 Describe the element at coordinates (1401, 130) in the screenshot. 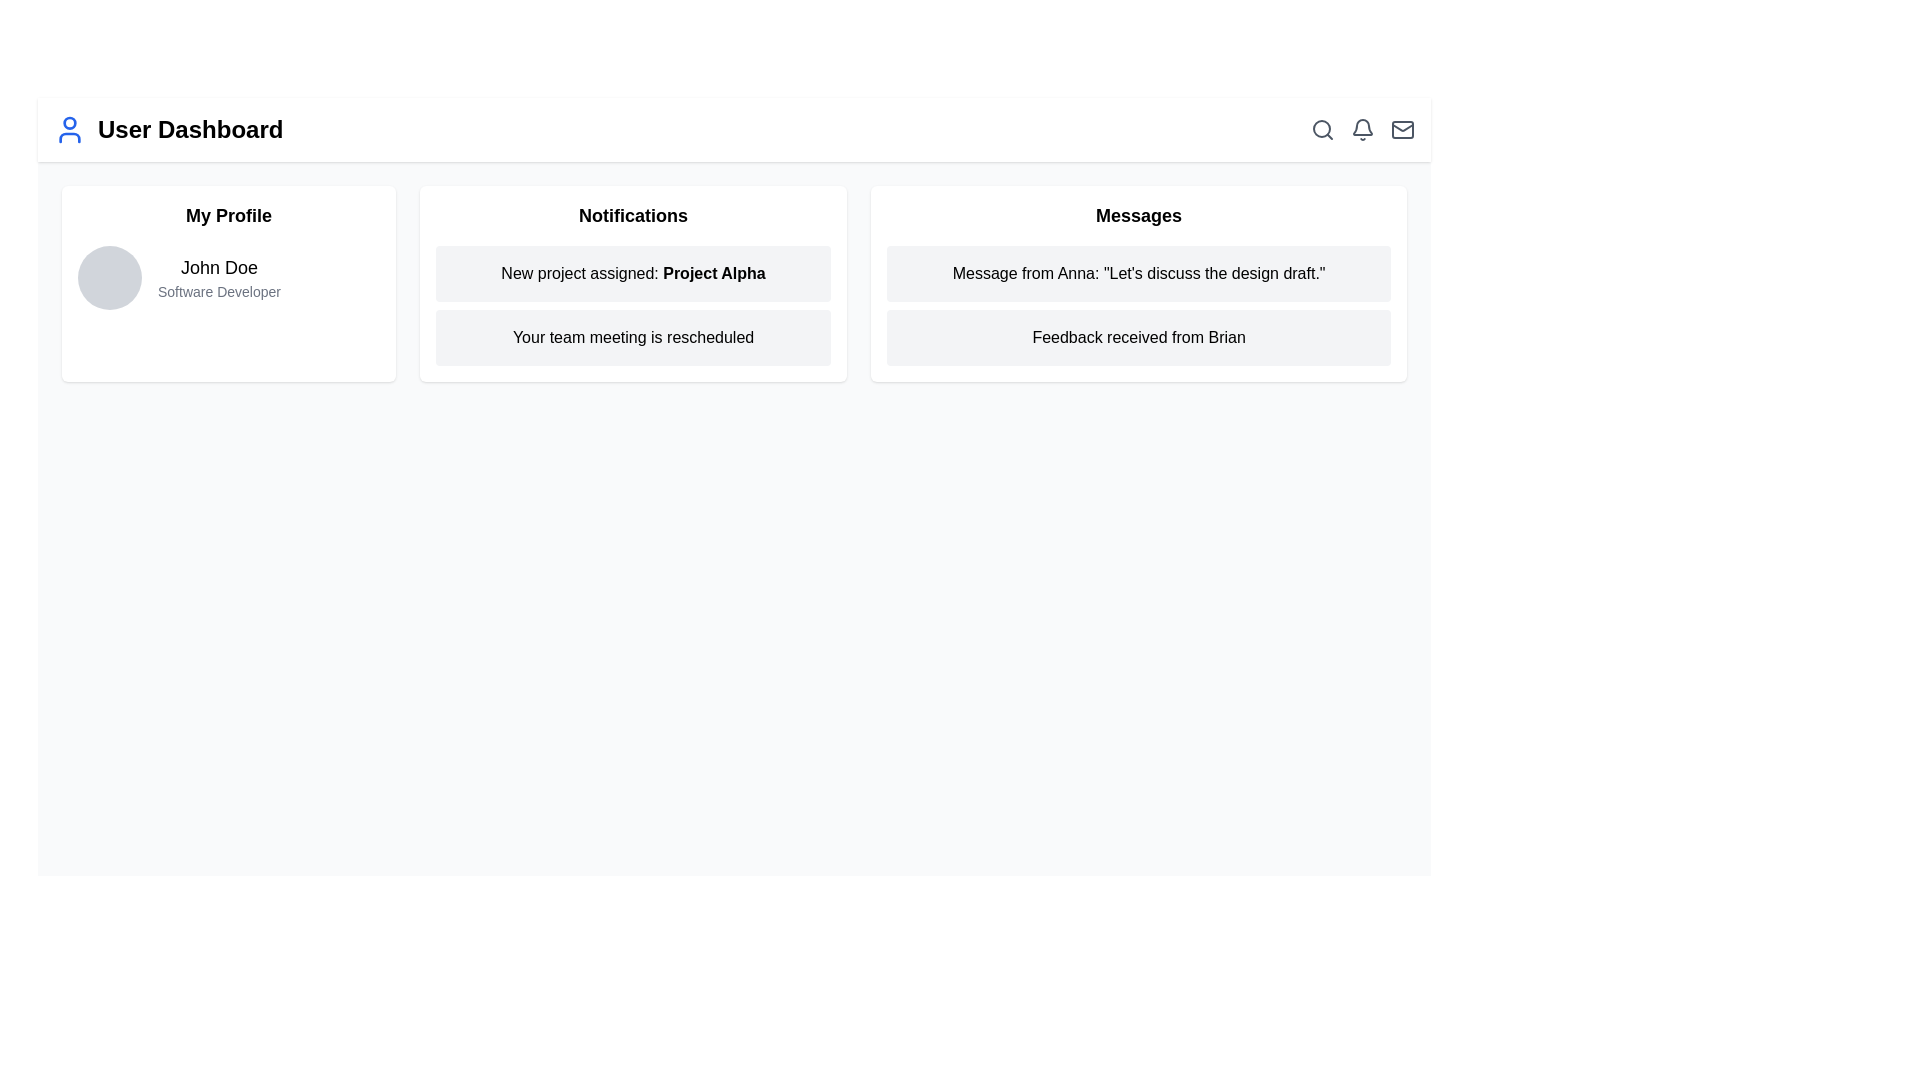

I see `the decorative rectangular shape that forms the body of the envelope icon located in the upper right corner of the interface` at that location.